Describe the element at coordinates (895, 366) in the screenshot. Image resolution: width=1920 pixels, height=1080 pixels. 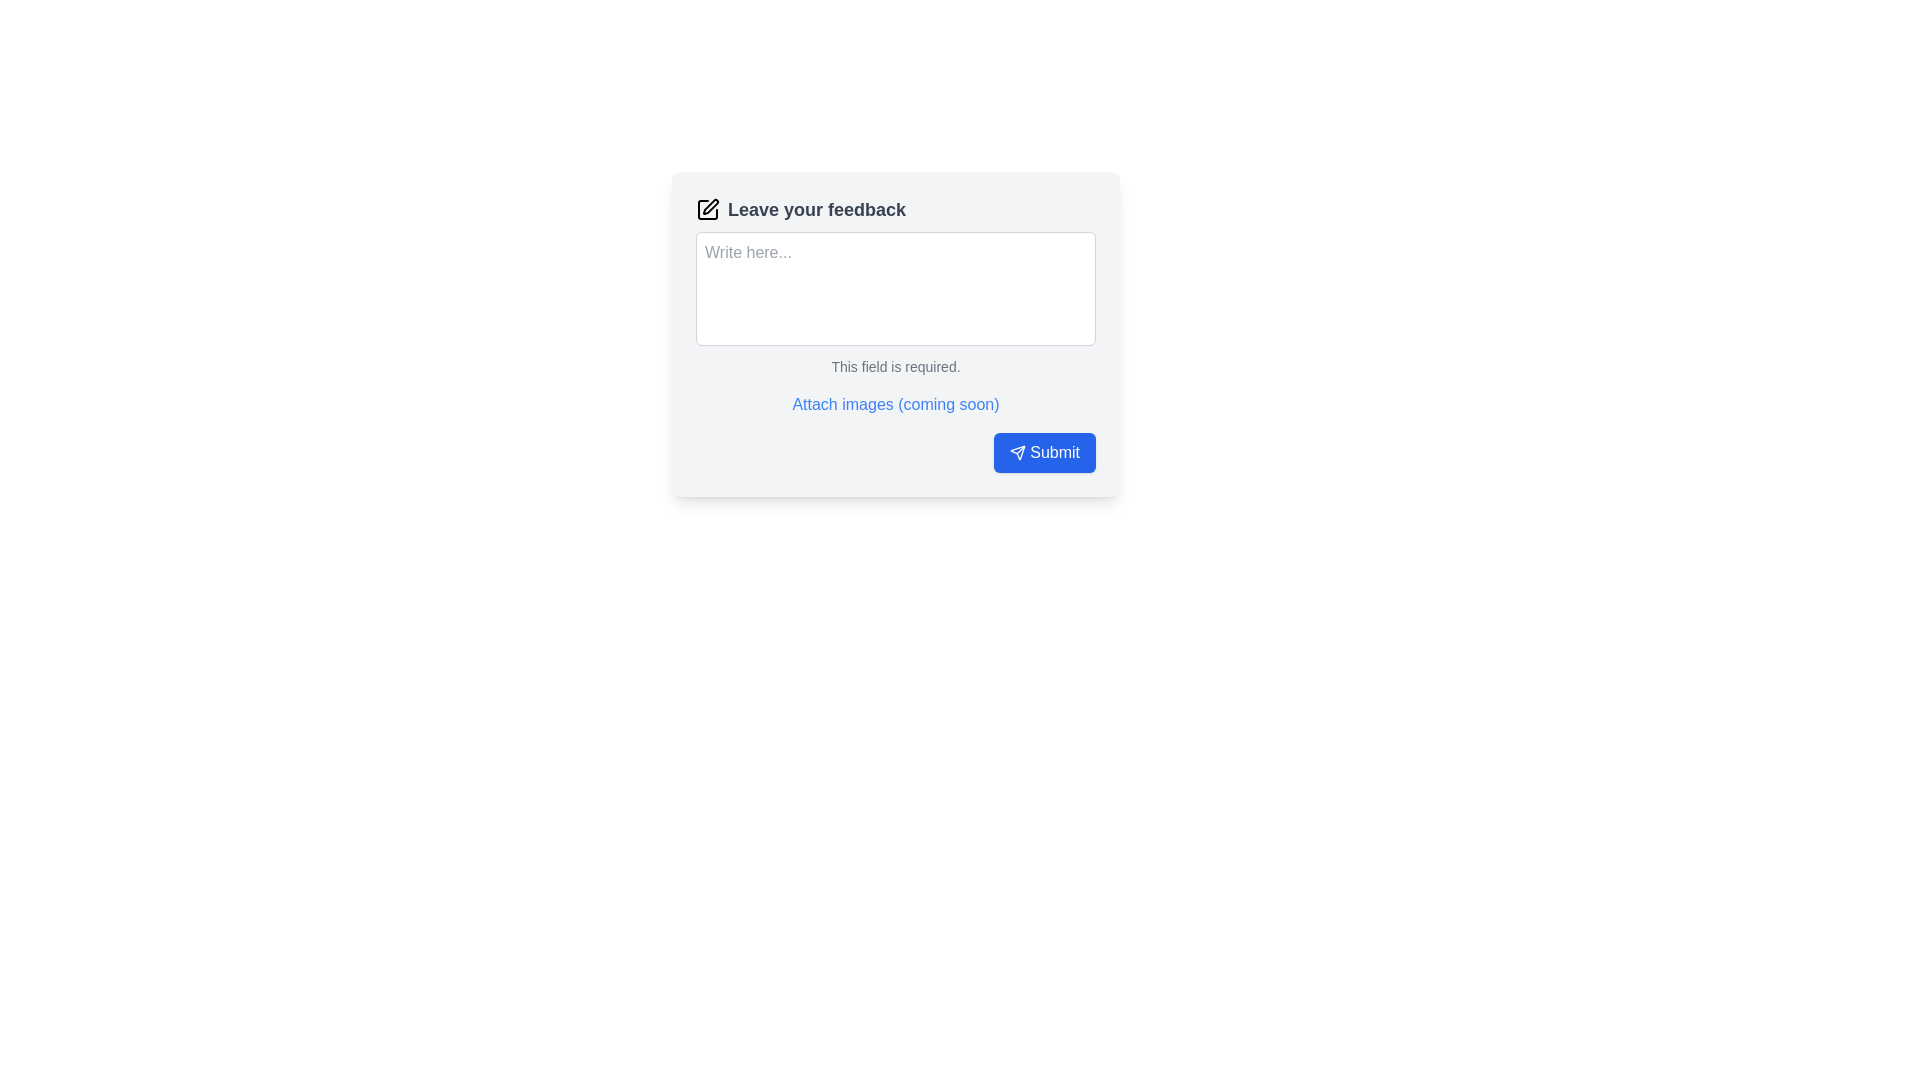
I see `the text label 'This field is required.' which is styled in a smaller font size with a muted gray color, located directly below the multi-line text input labeled 'Leave your feedback'` at that location.